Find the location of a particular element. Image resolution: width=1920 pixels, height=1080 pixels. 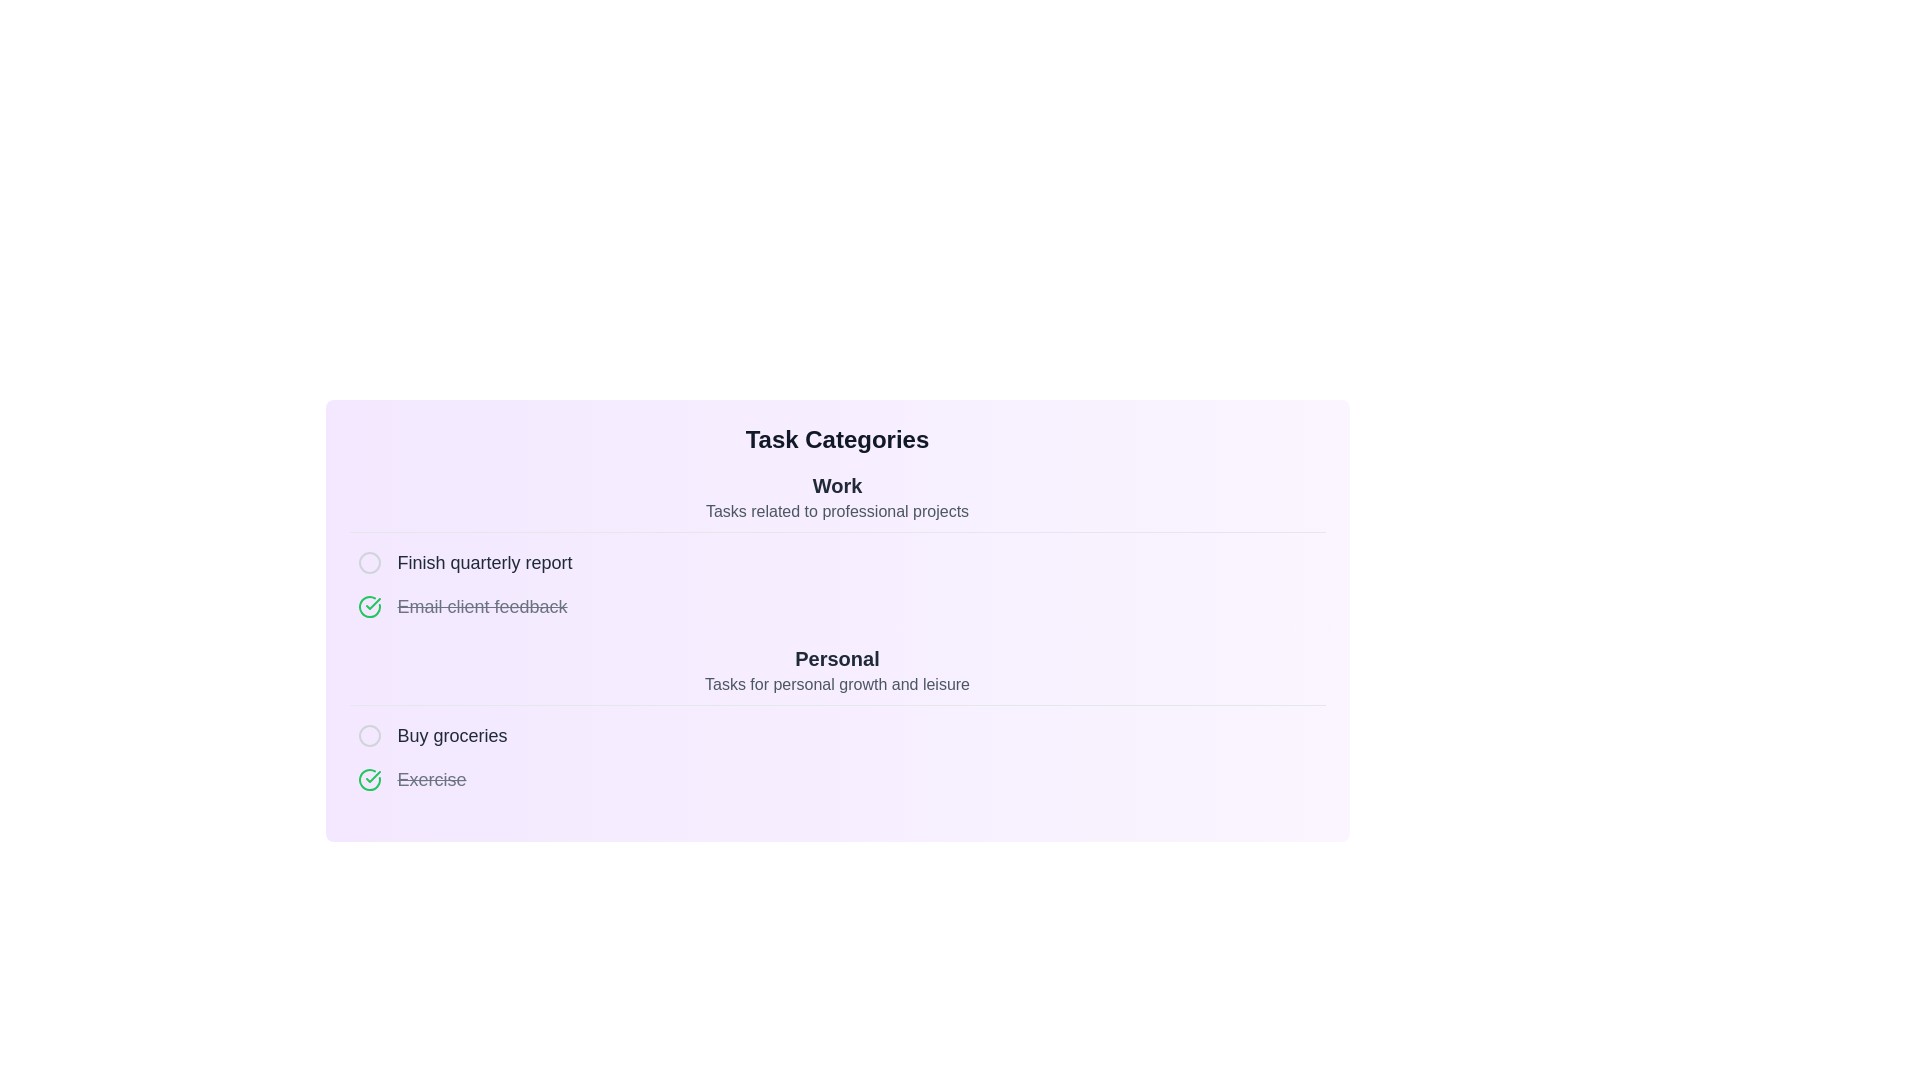

the green-colored circle with a check mark at the bottom of the 'Personal' task category card, adjacent to the 'Exercise' task label is located at coordinates (369, 605).